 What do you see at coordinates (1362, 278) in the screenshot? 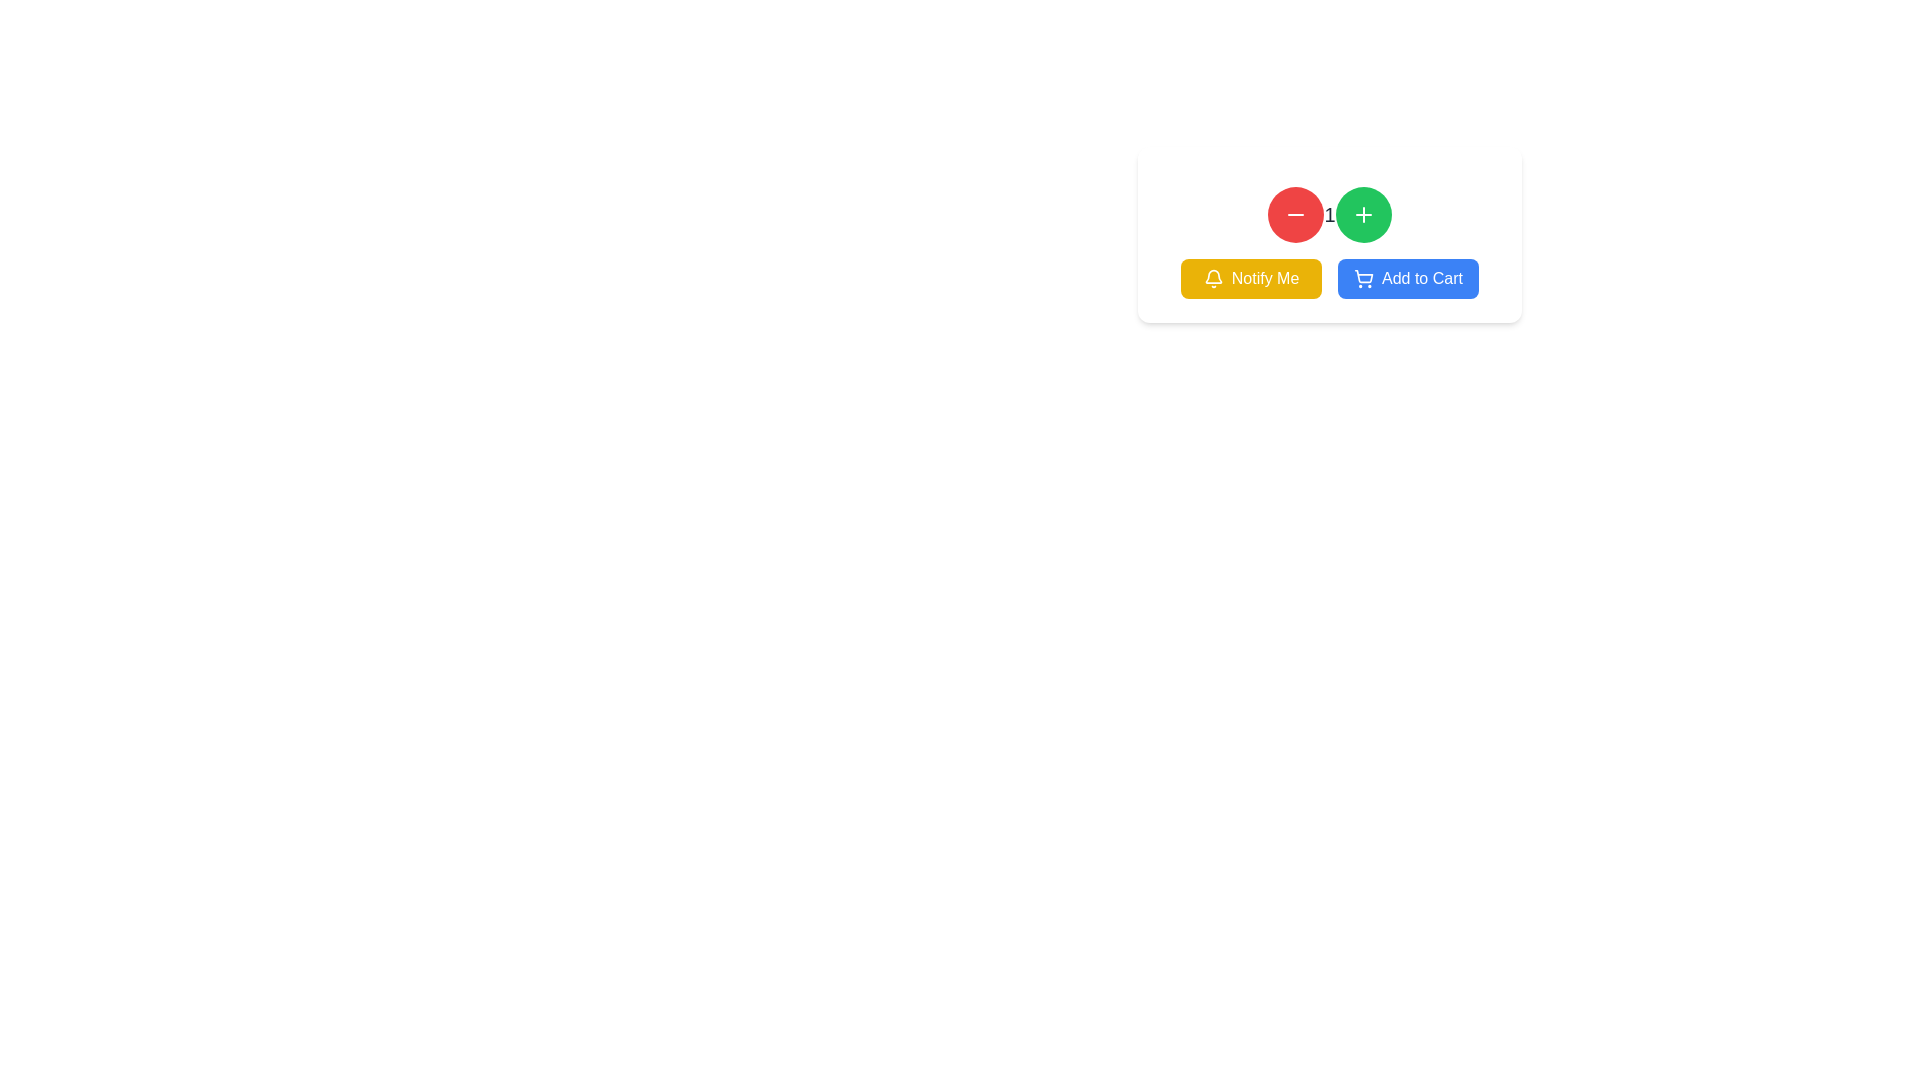
I see `the small shopping cart icon located within the 'Add to Cart' button` at bounding box center [1362, 278].